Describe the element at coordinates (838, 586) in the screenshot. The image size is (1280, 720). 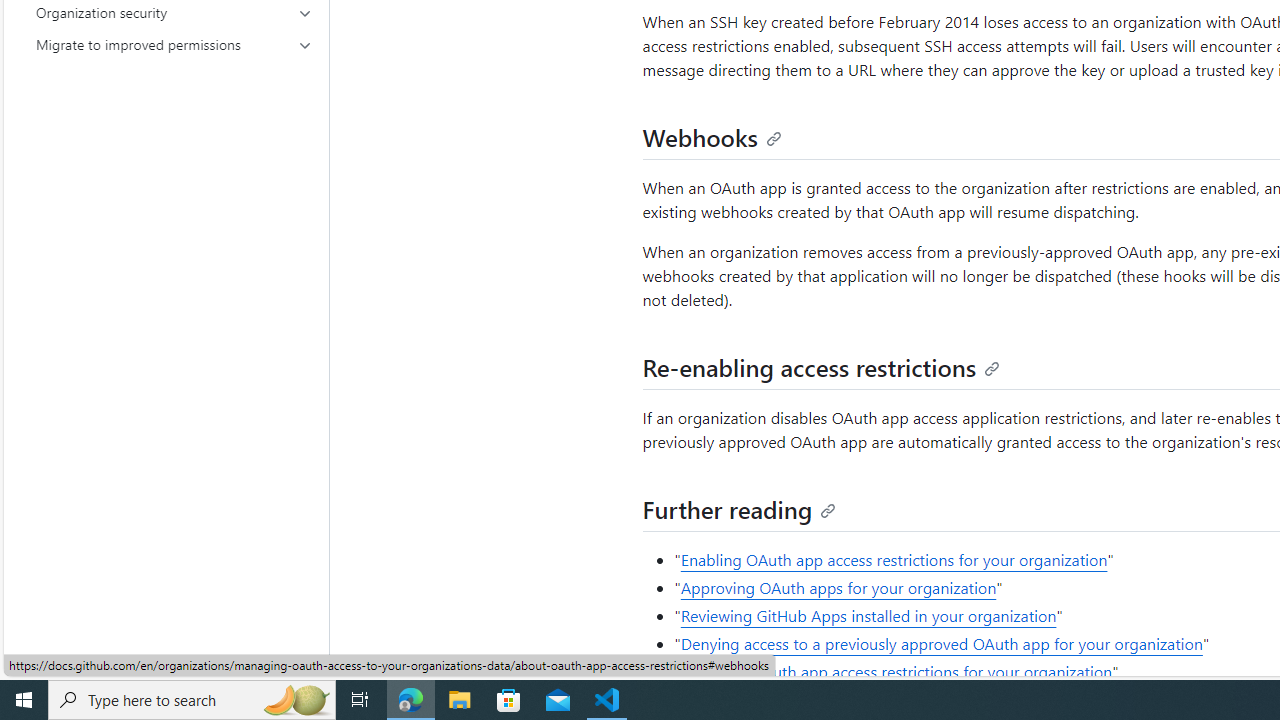
I see `'Approving OAuth apps for your organization'` at that location.